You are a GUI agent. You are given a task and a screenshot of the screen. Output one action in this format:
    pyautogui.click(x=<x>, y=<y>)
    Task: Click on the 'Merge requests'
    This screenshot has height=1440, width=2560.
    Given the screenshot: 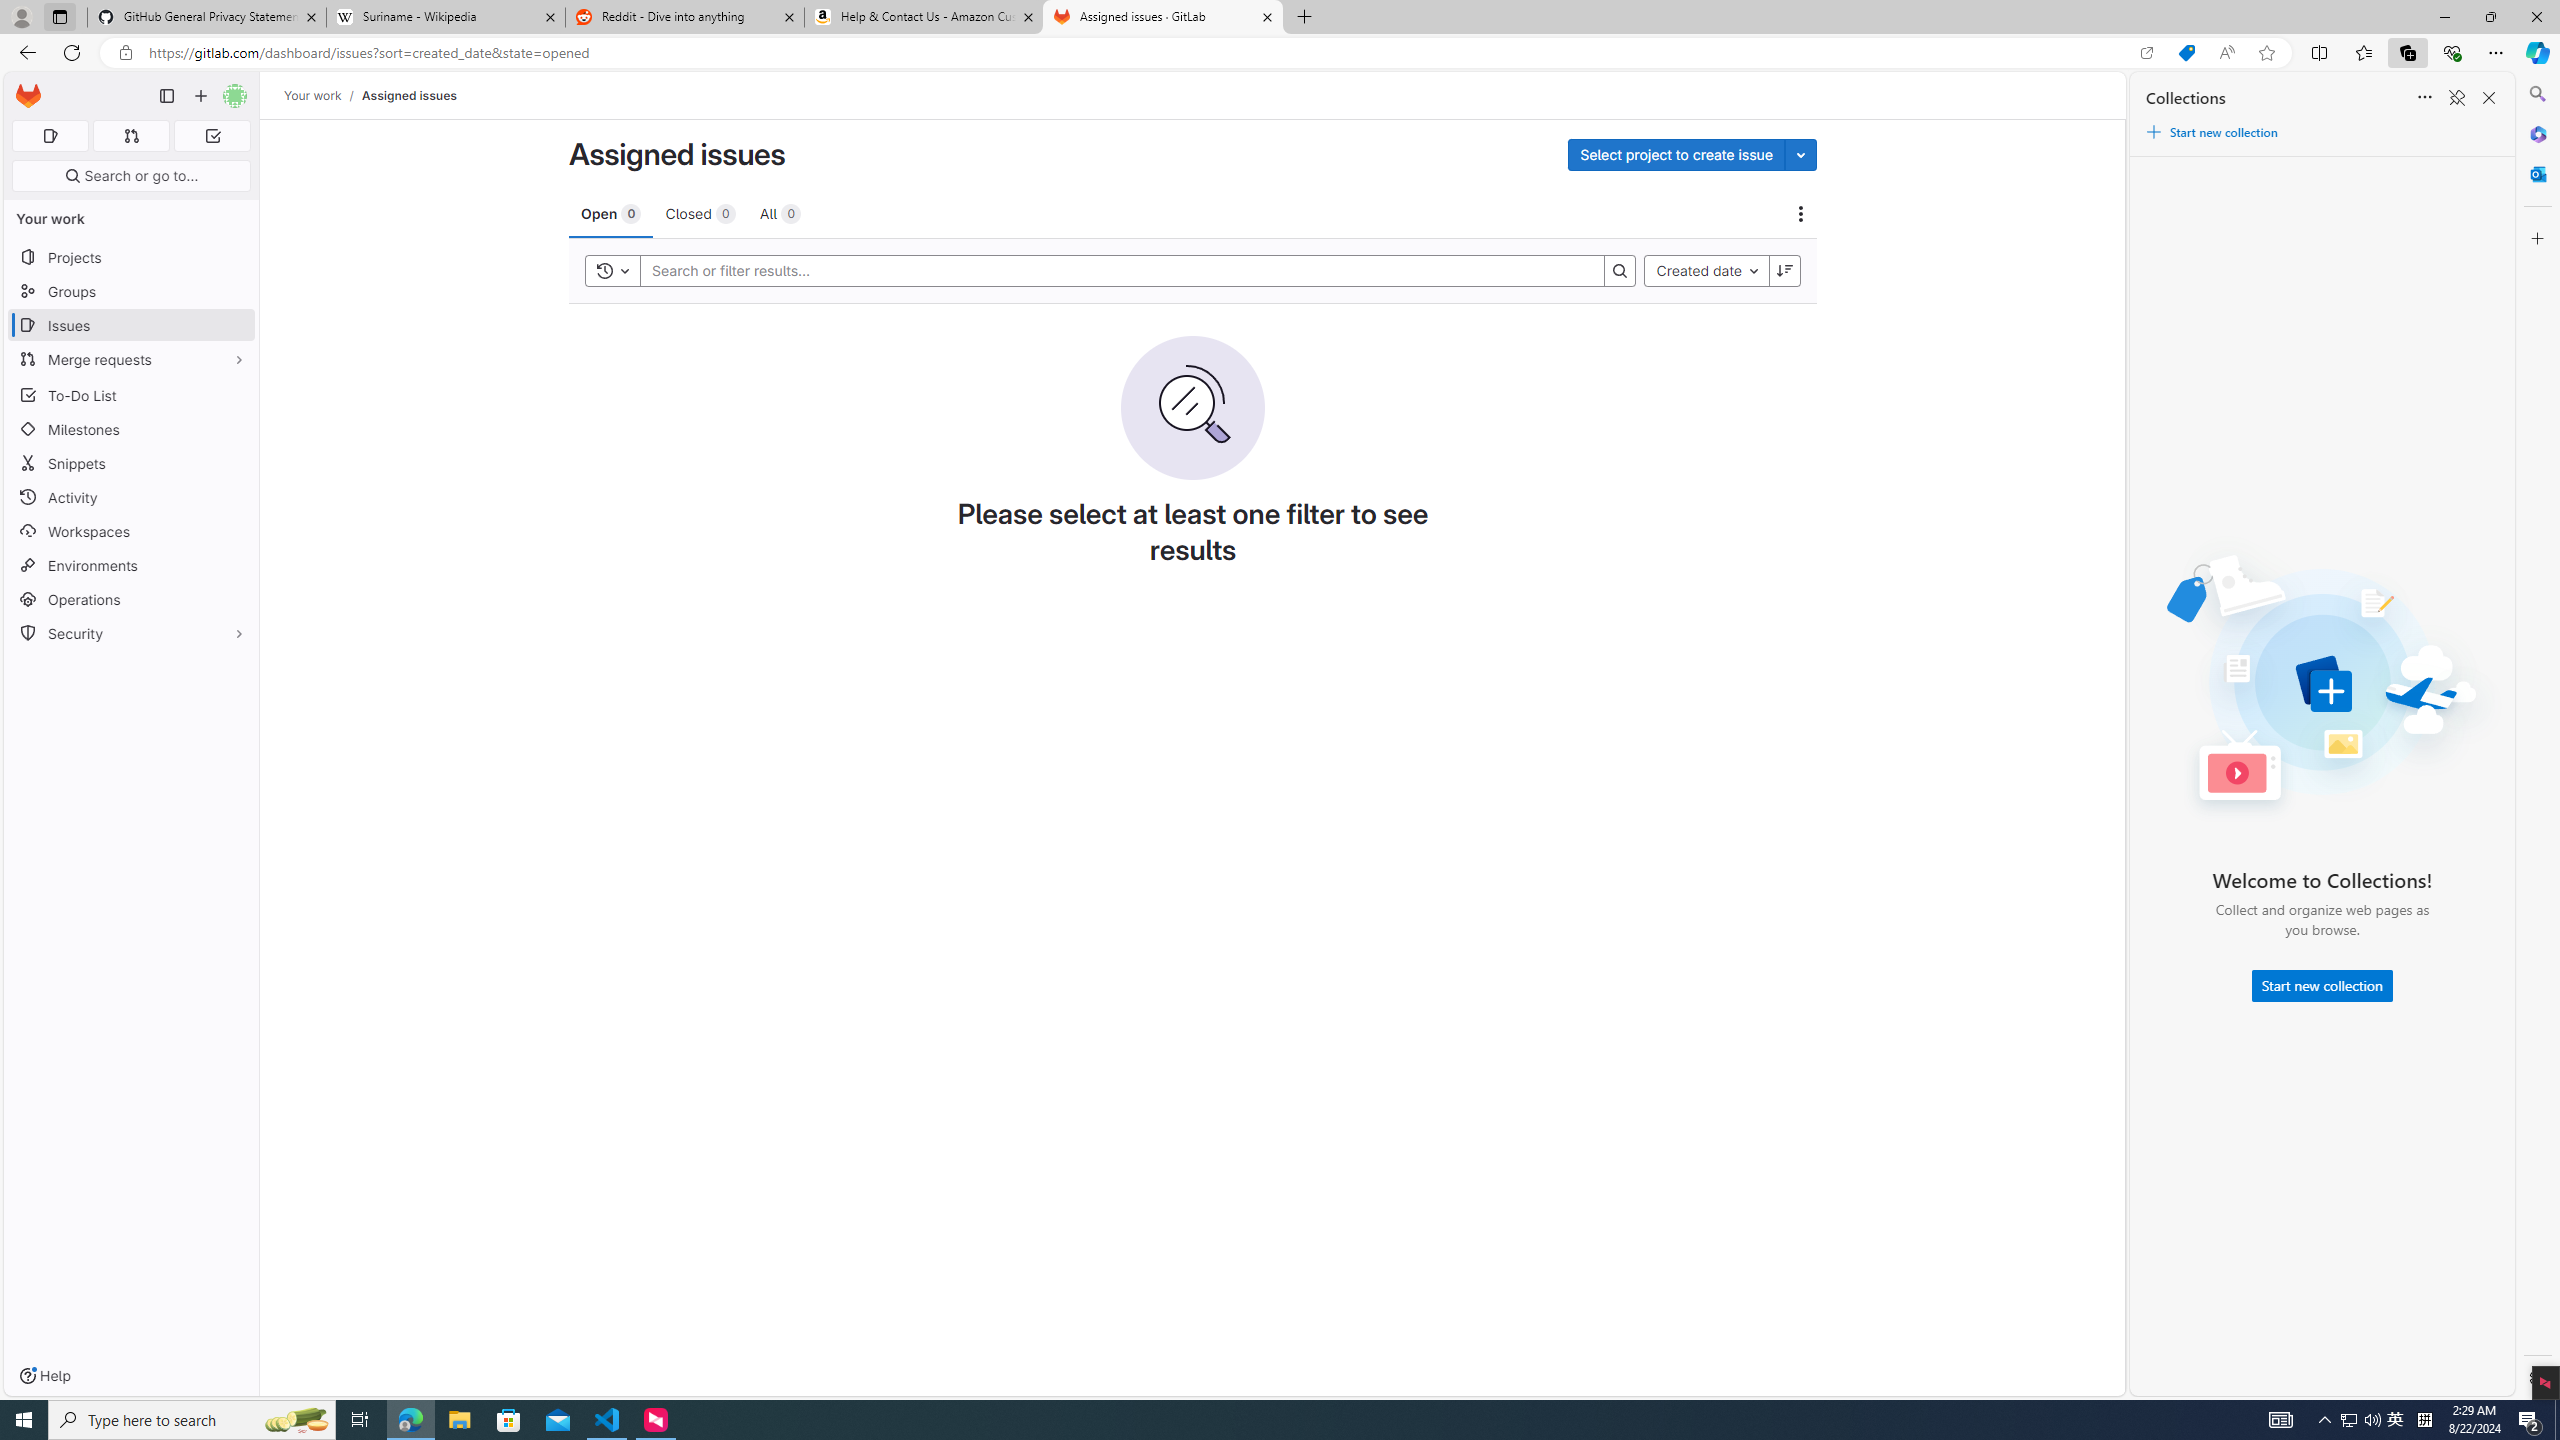 What is the action you would take?
    pyautogui.click(x=130, y=359)
    